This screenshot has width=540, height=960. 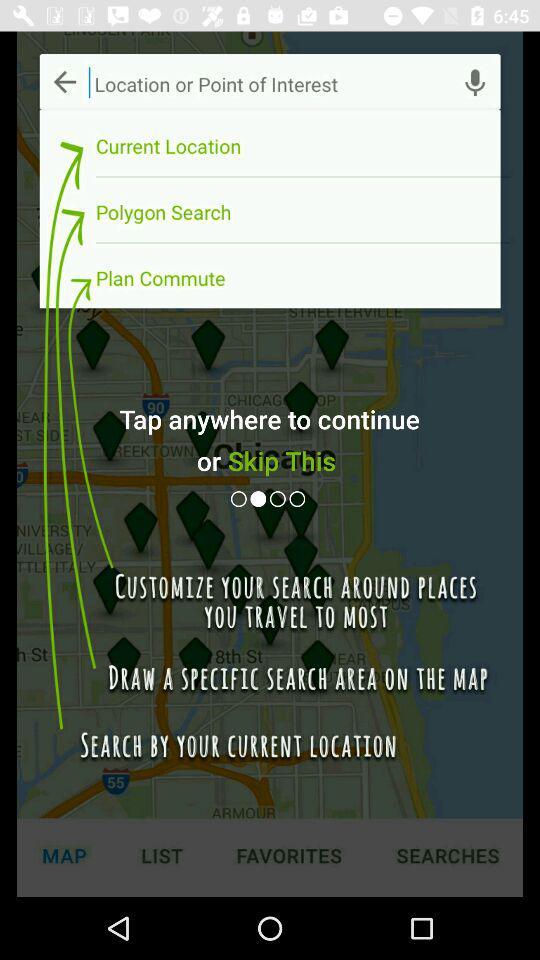 I want to click on swipe to next slide, so click(x=260, y=498).